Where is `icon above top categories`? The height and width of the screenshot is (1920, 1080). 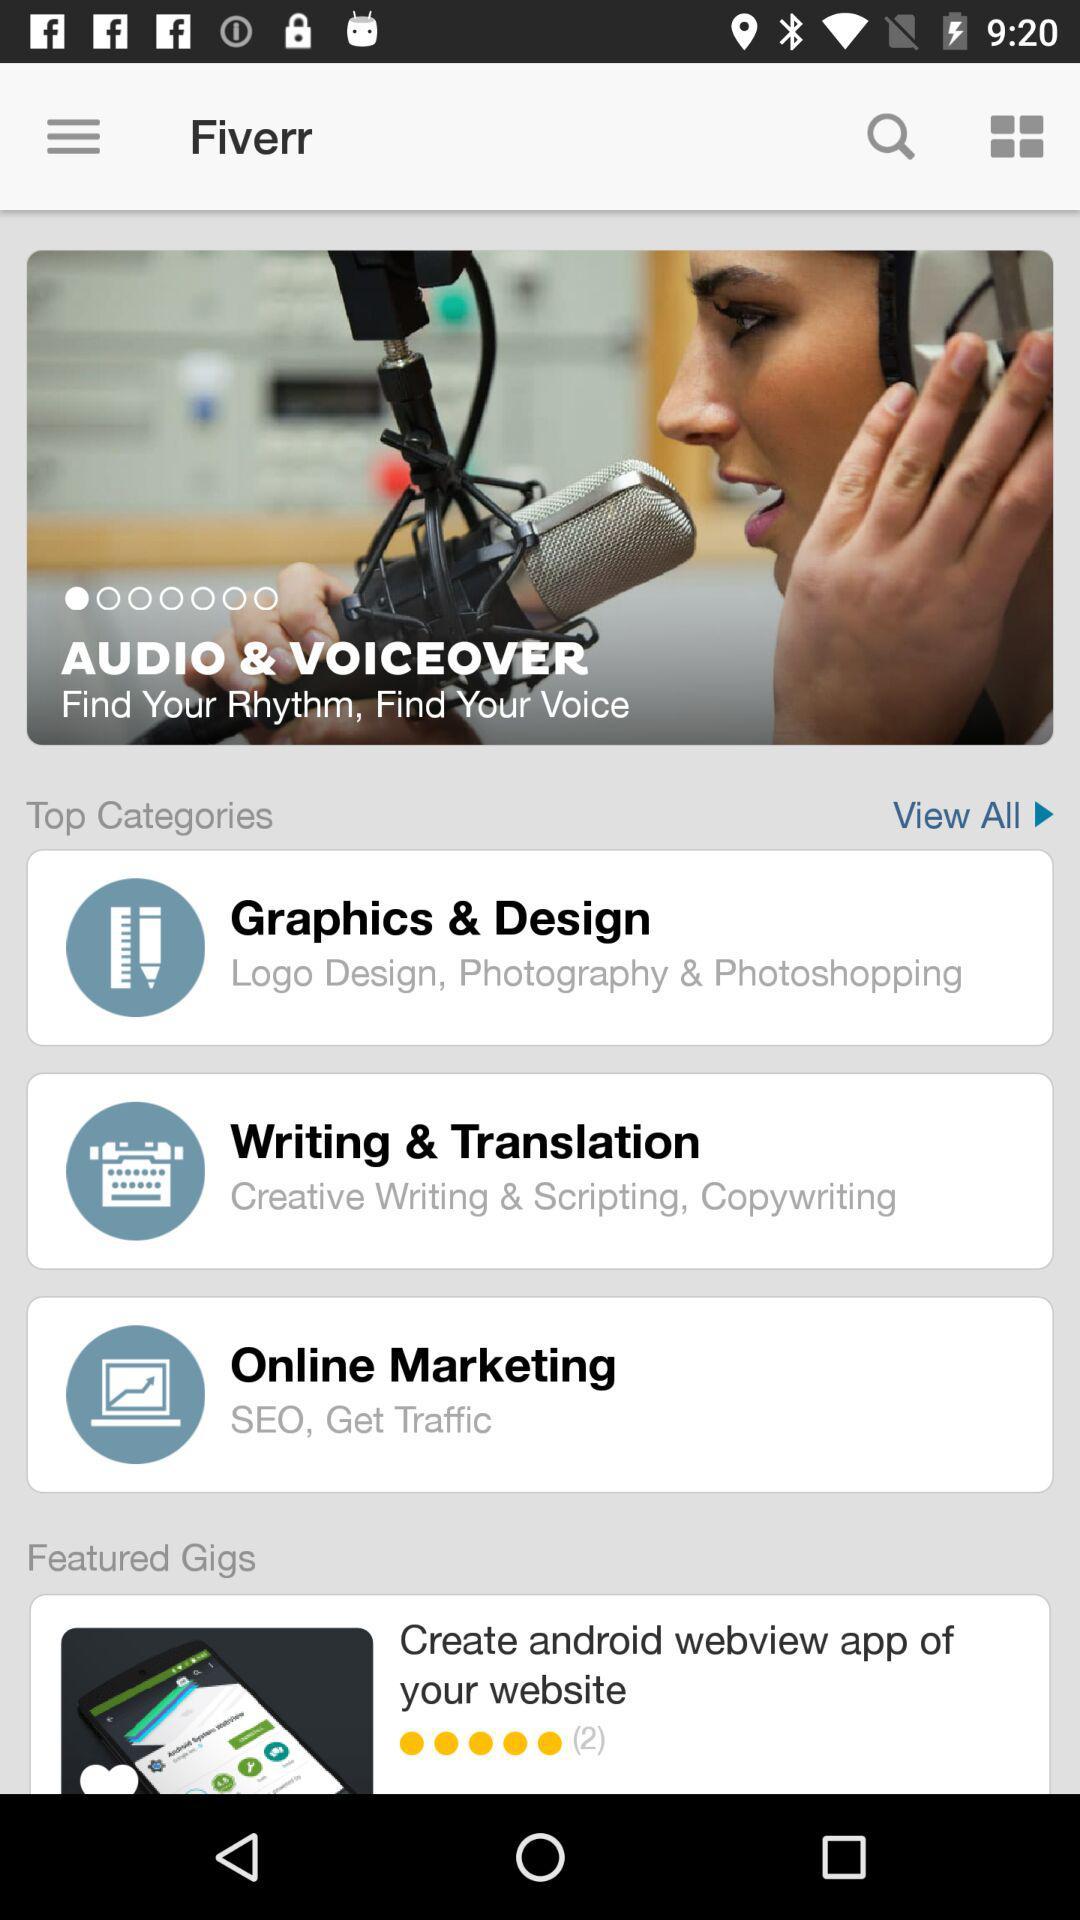 icon above top categories is located at coordinates (540, 497).